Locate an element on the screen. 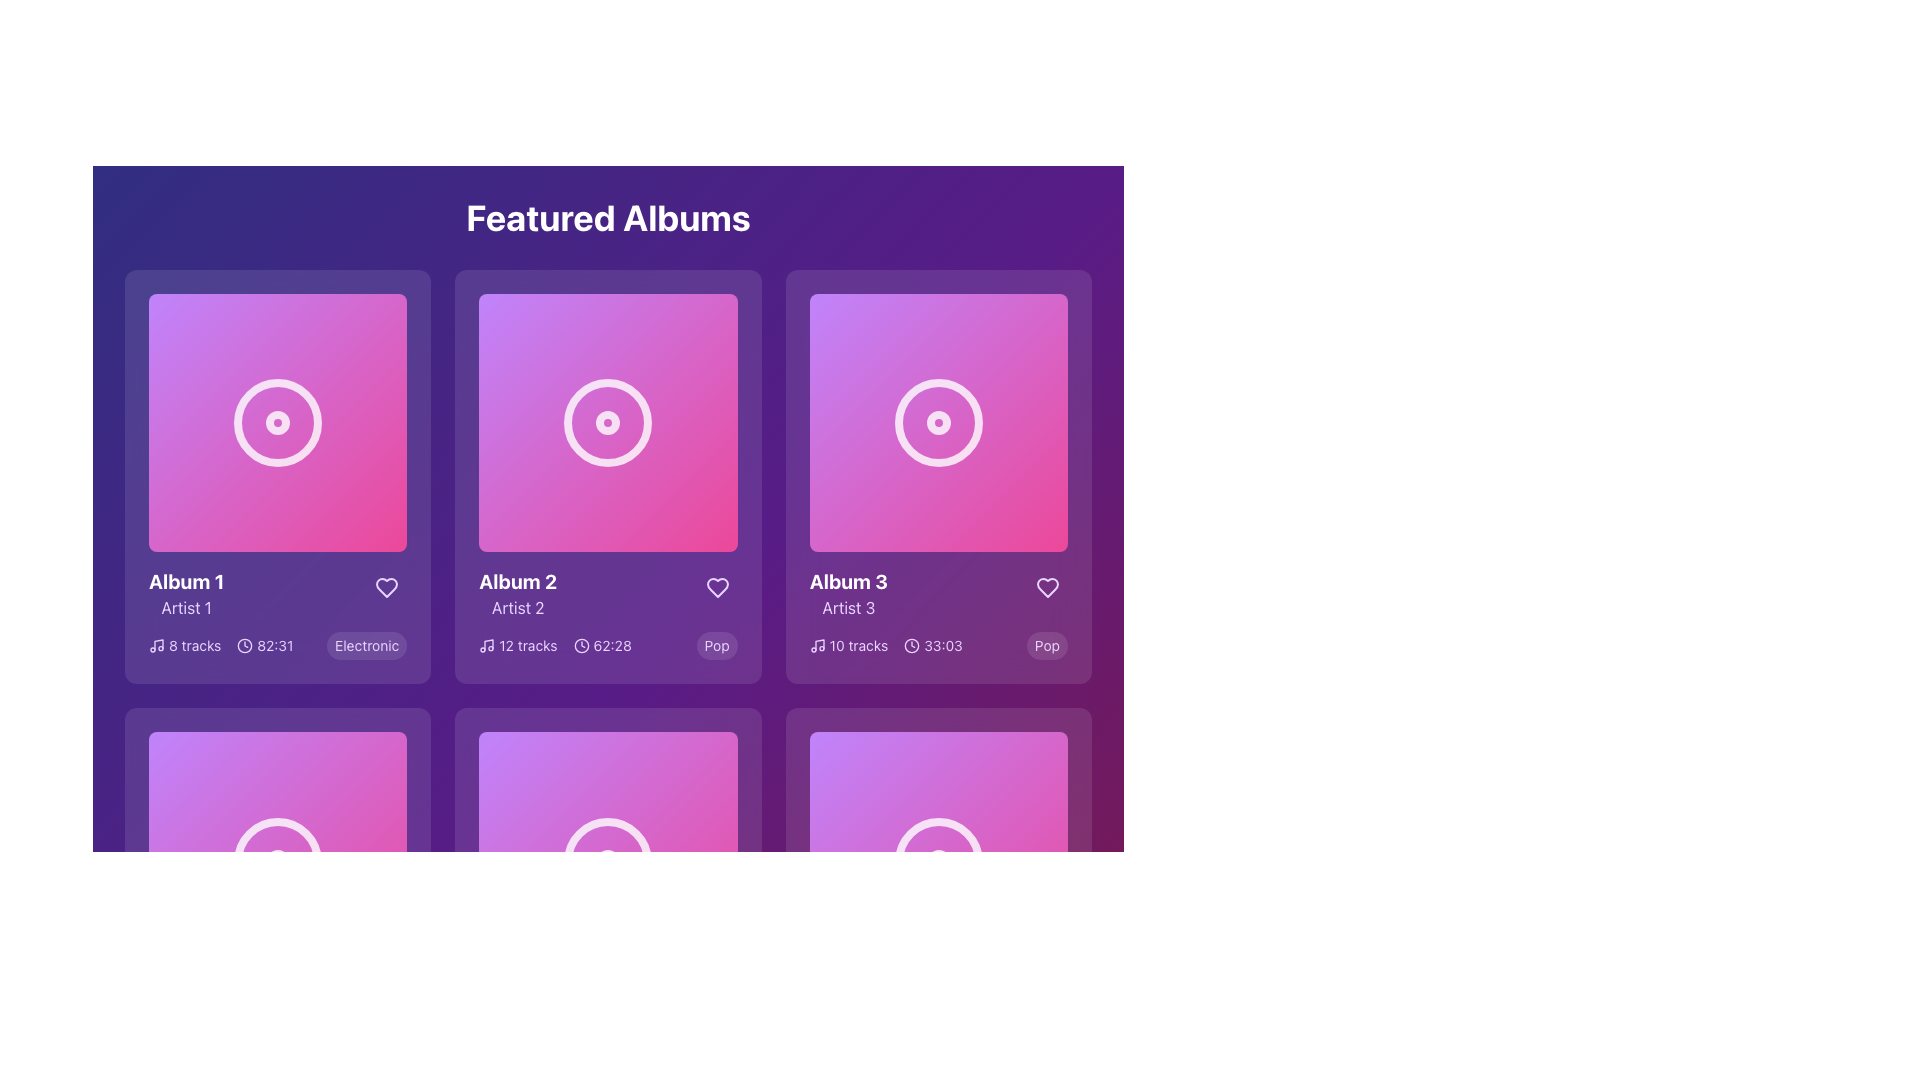  the decorative circle representing the center of the disc in the album's icon is located at coordinates (277, 860).